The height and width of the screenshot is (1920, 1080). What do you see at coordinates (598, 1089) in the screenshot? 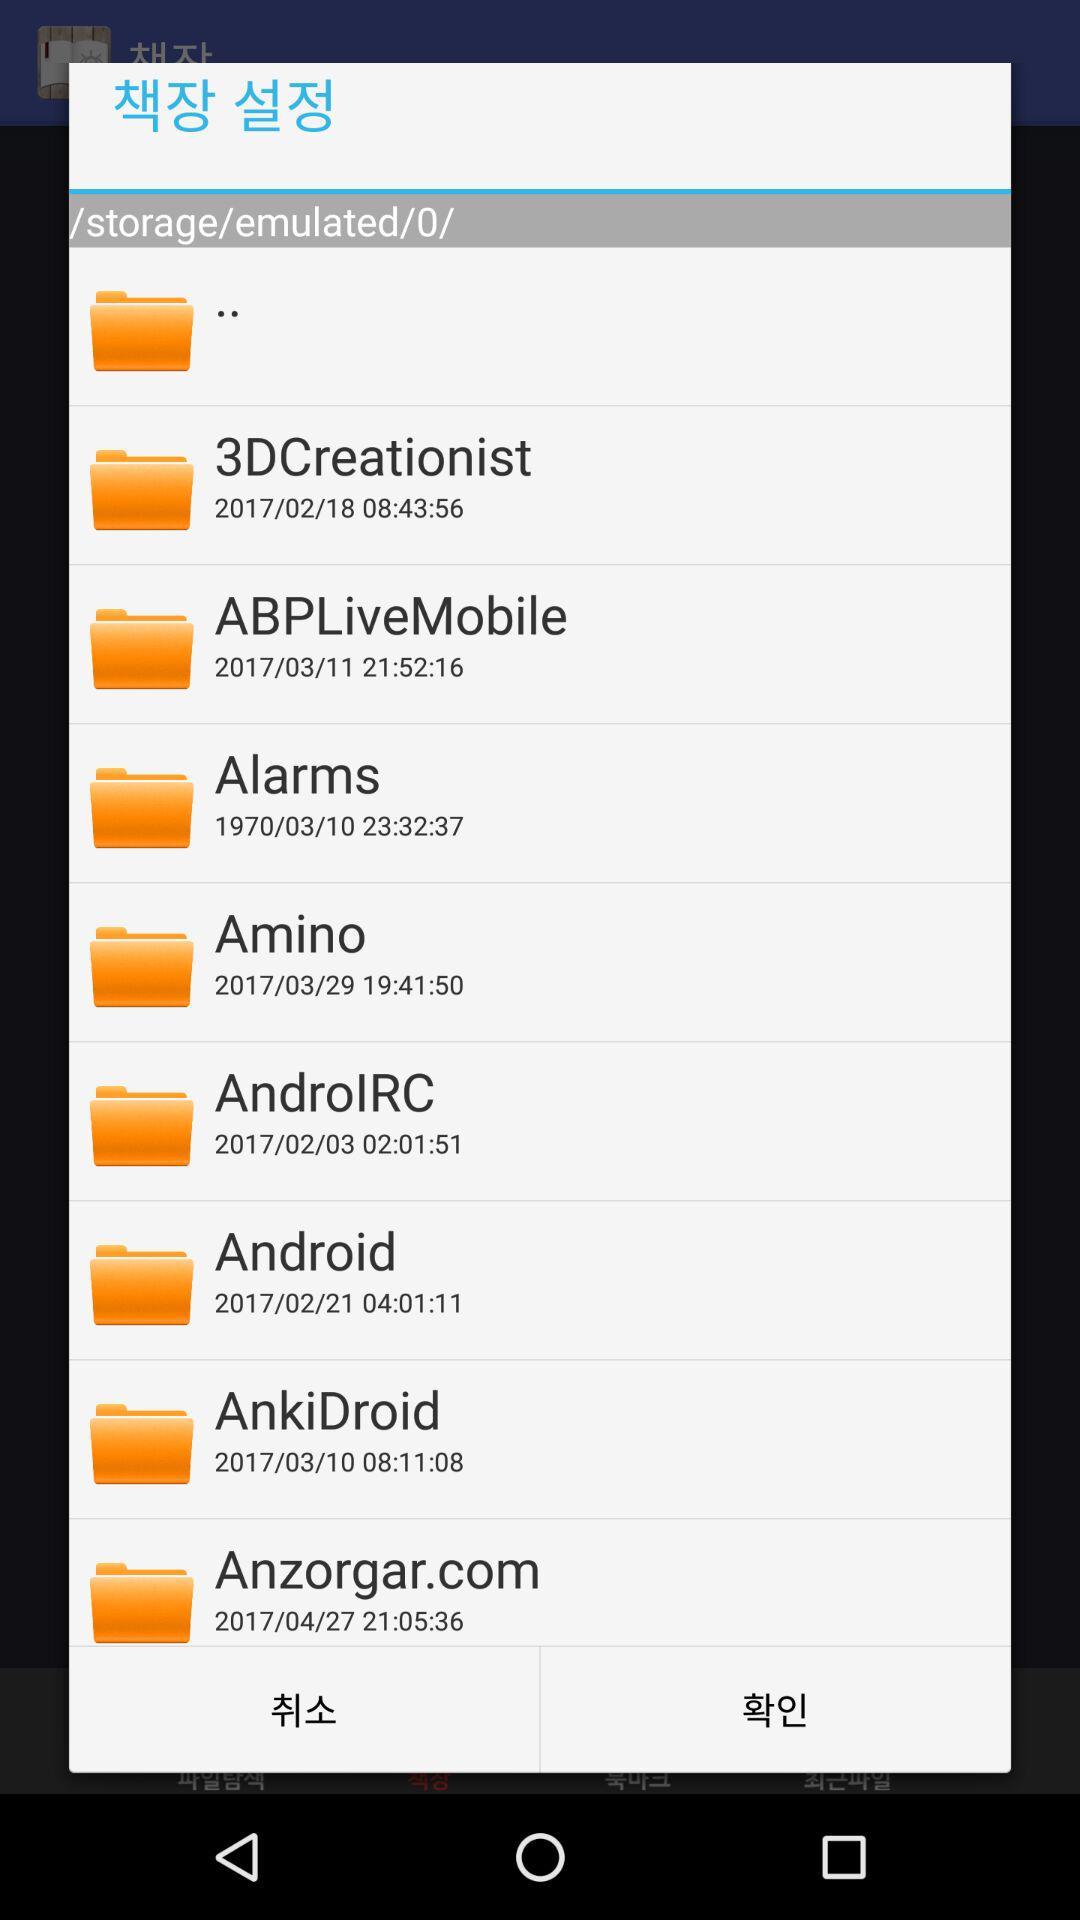
I see `the androirc` at bounding box center [598, 1089].